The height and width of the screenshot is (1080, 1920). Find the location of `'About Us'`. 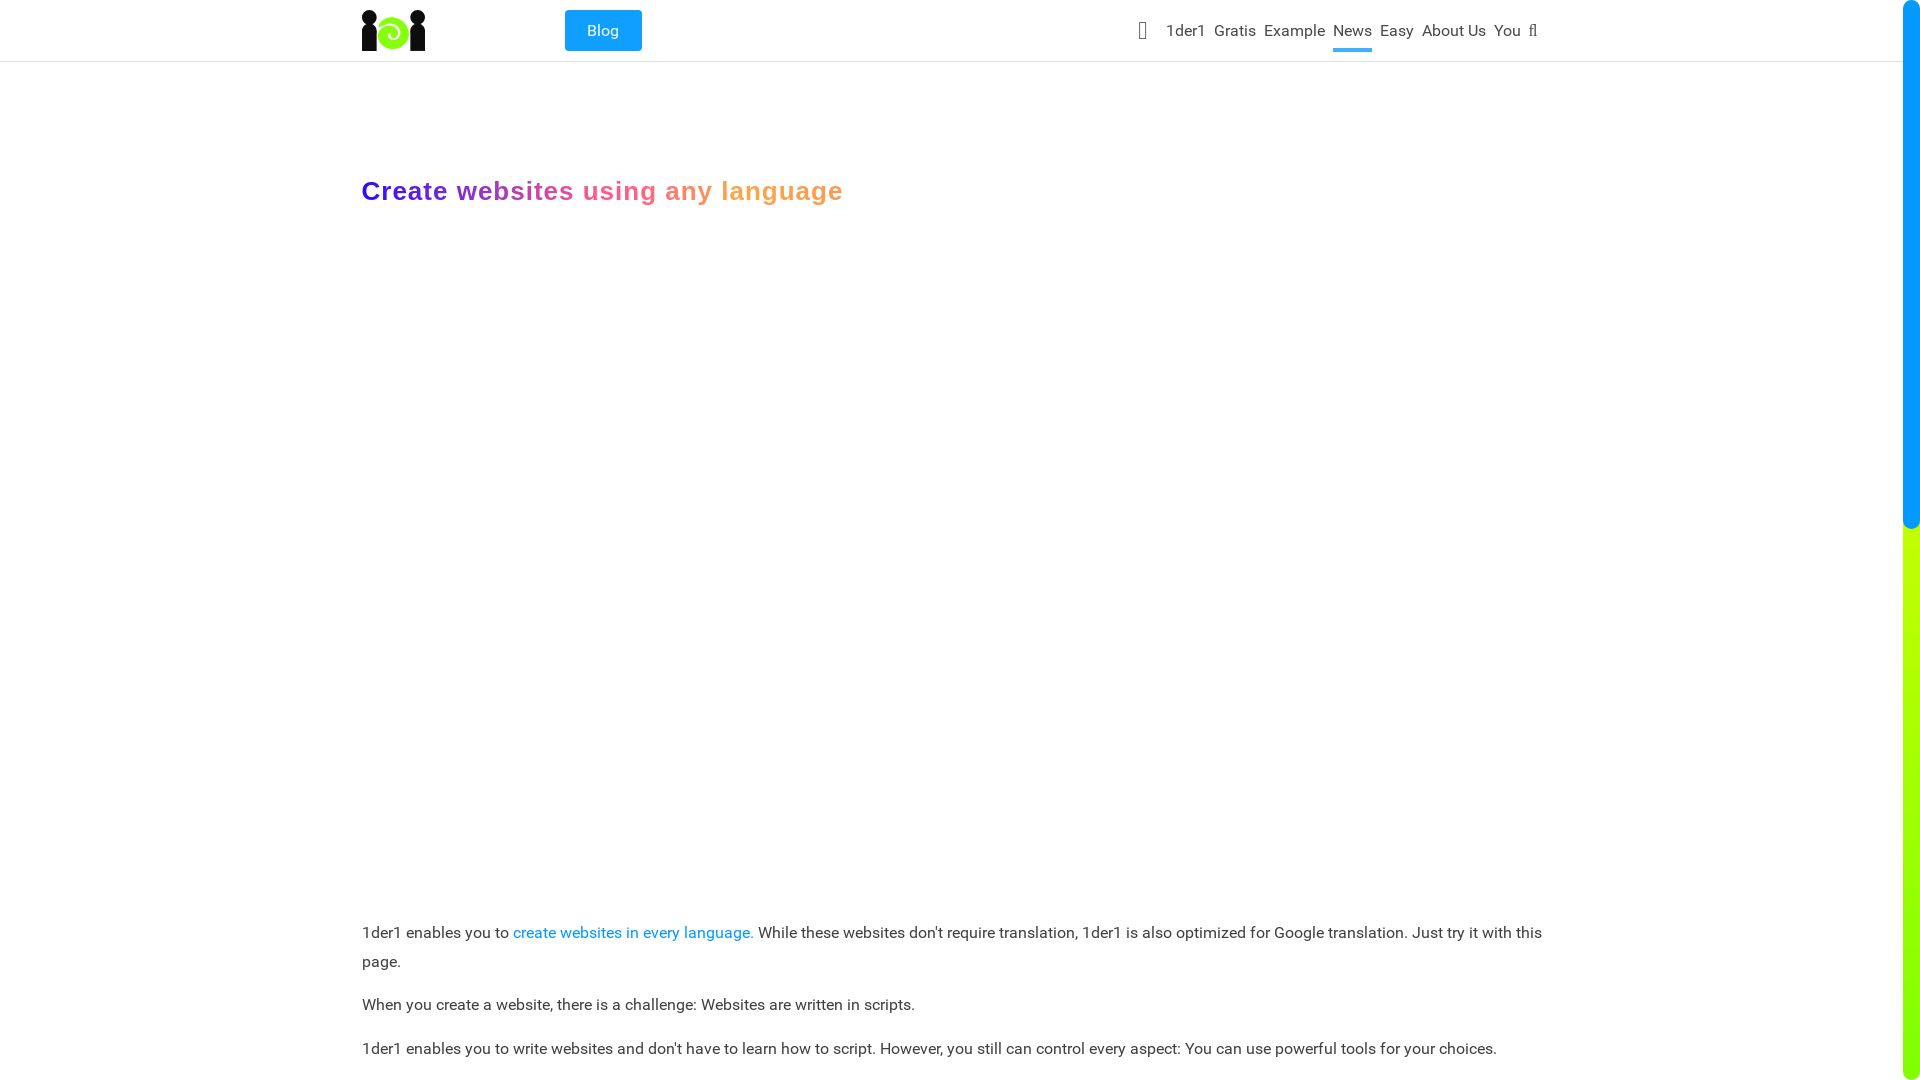

'About Us' is located at coordinates (1454, 34).